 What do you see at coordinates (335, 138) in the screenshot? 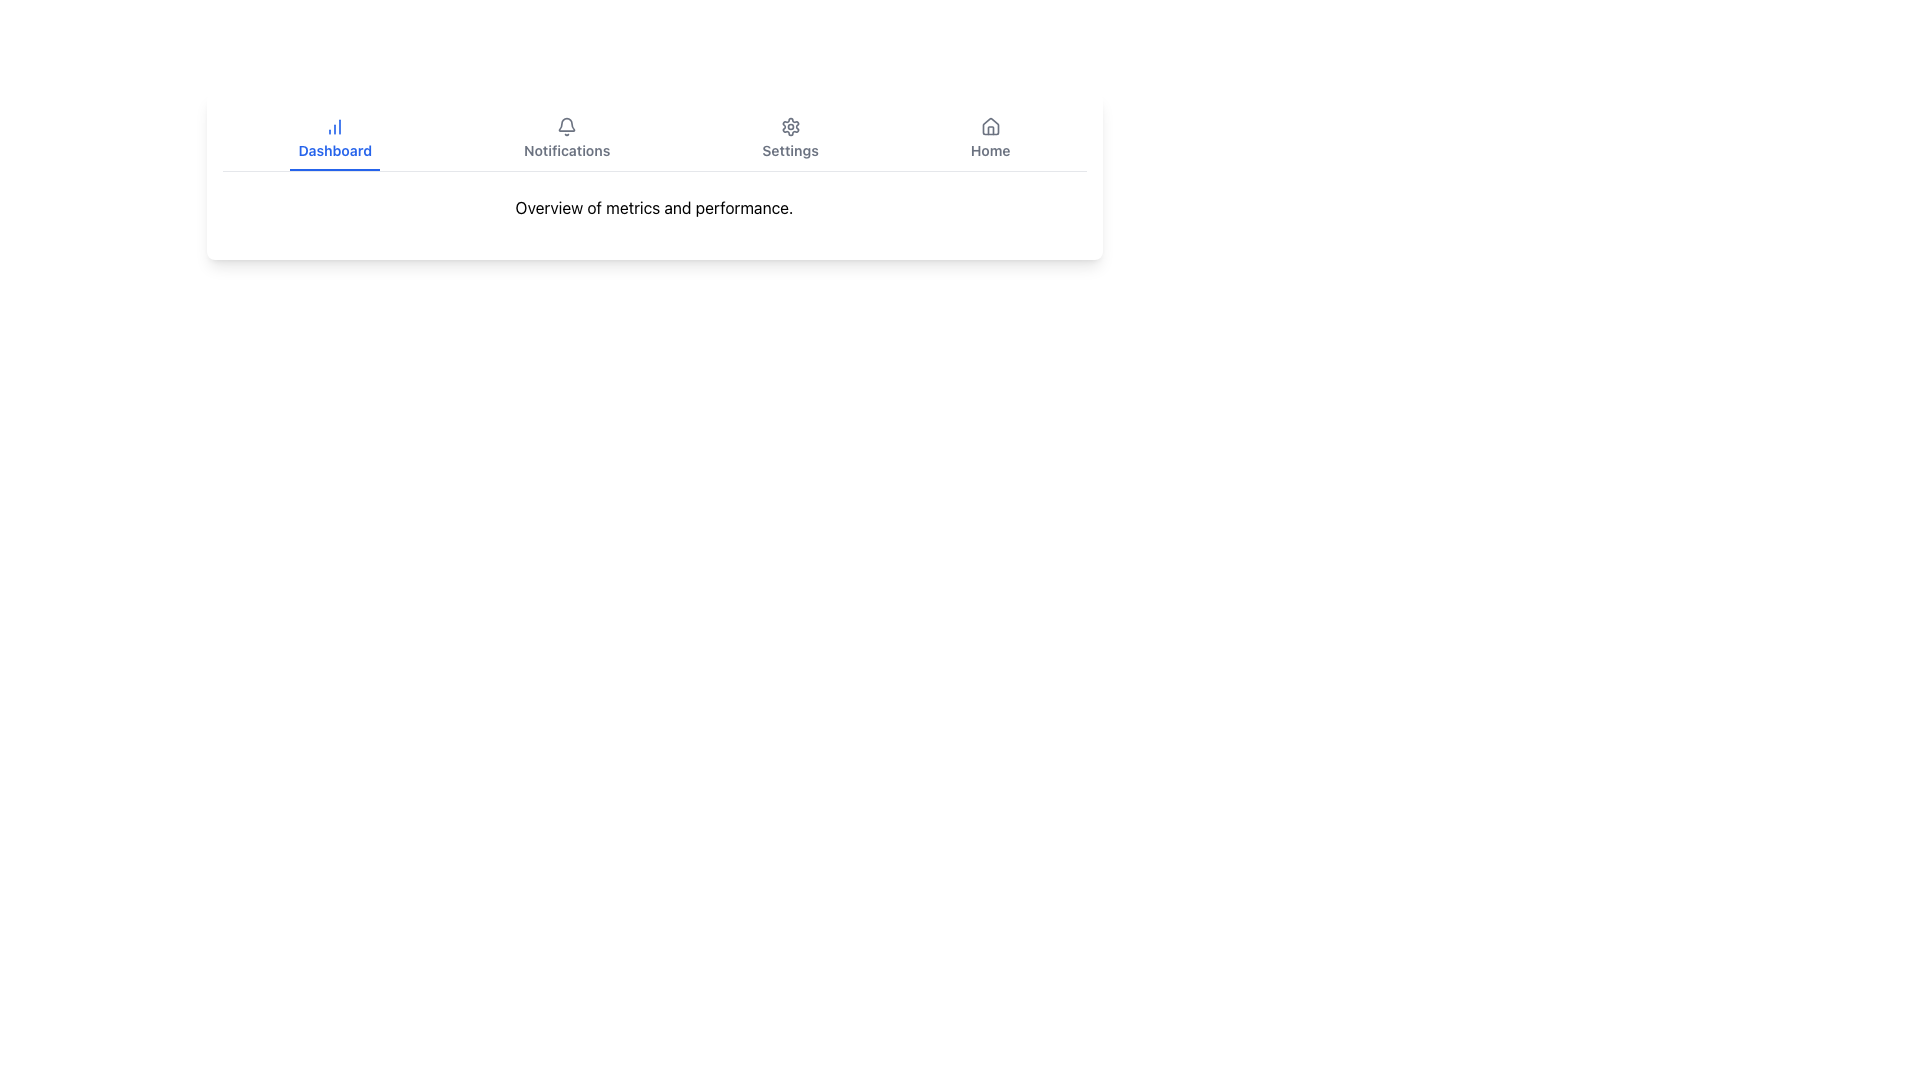
I see `the navigation button located at the top-left corner of the horizontal navigation bar` at bounding box center [335, 138].